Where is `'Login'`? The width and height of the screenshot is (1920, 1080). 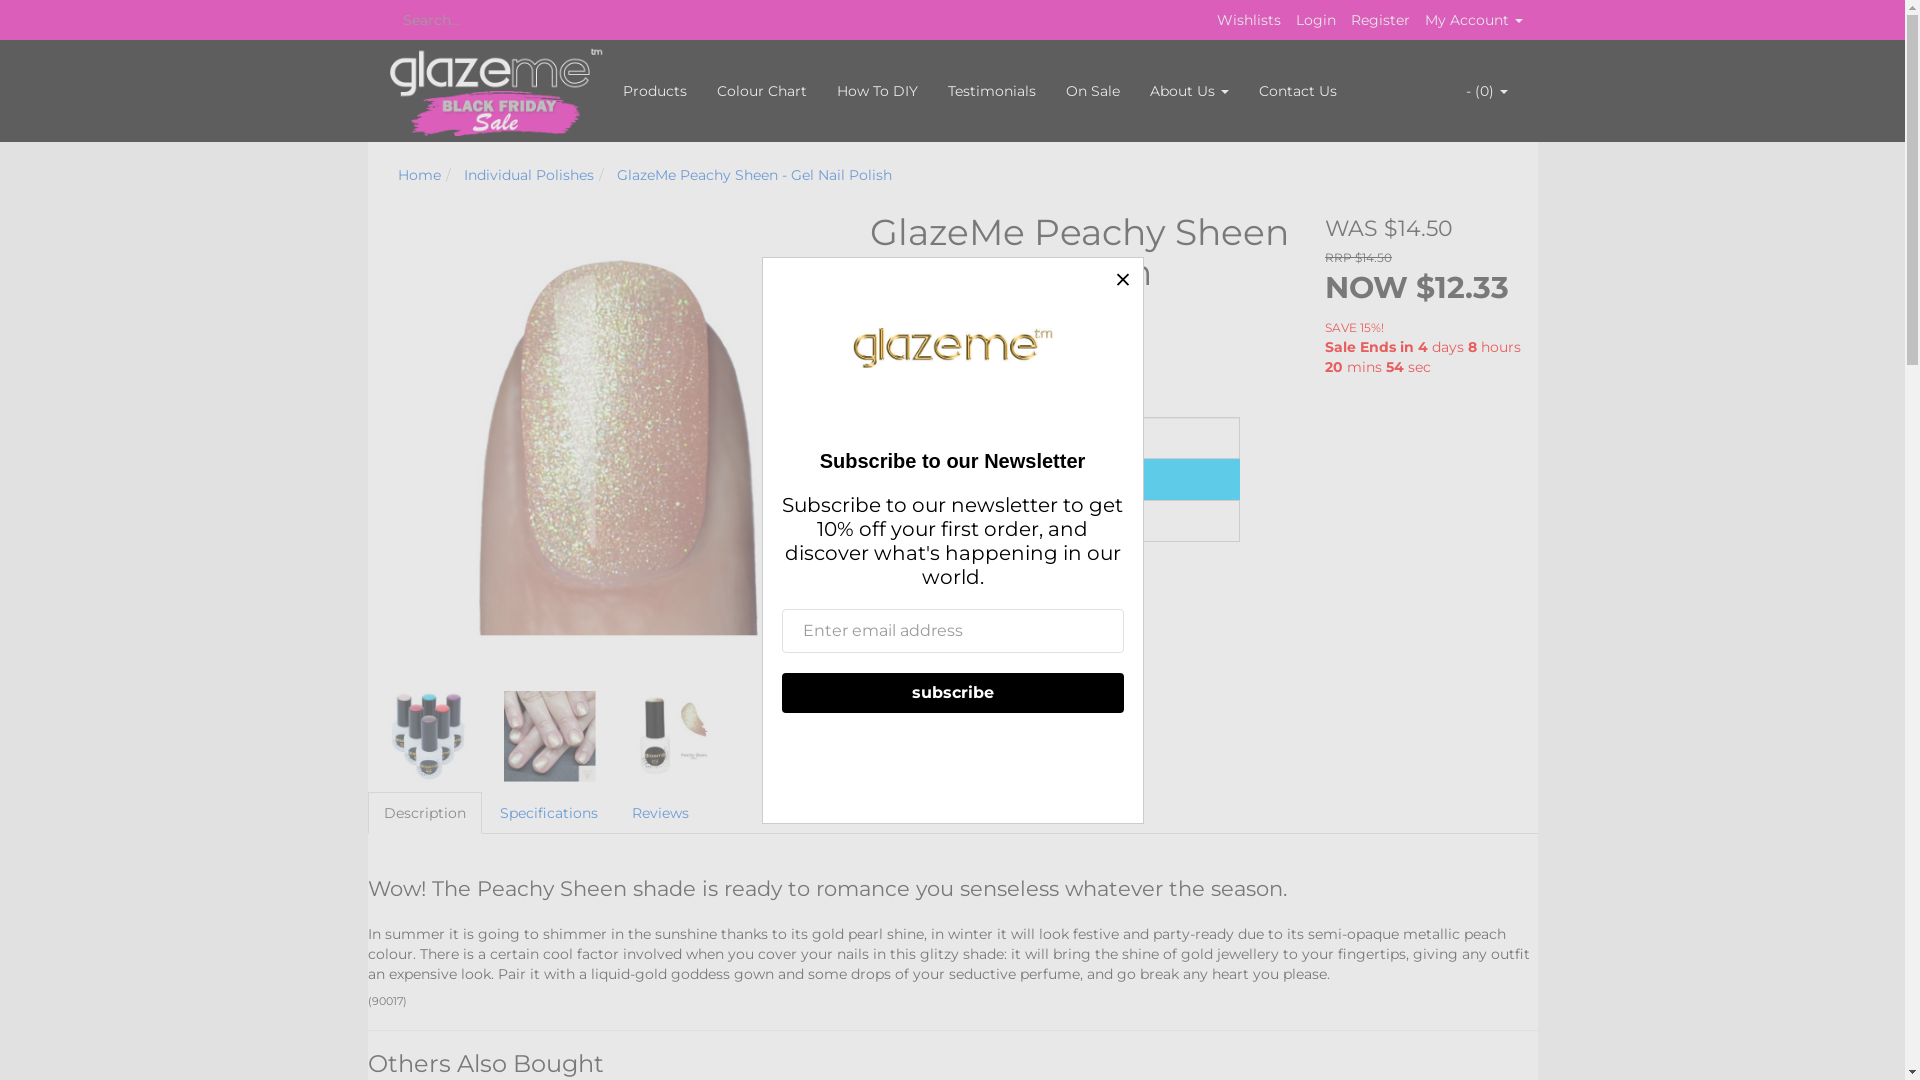 'Login' is located at coordinates (1315, 19).